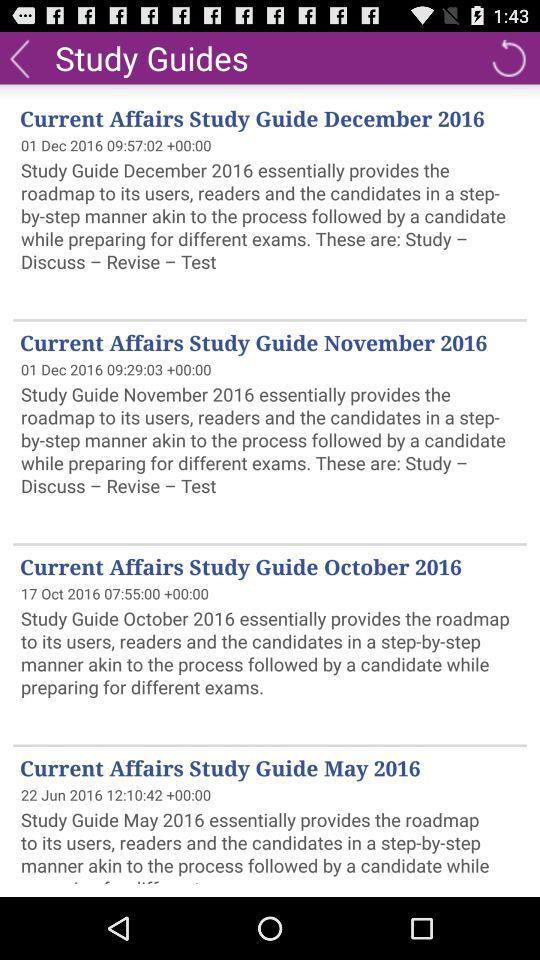 This screenshot has height=960, width=540. I want to click on the icon at the top right corner, so click(508, 56).